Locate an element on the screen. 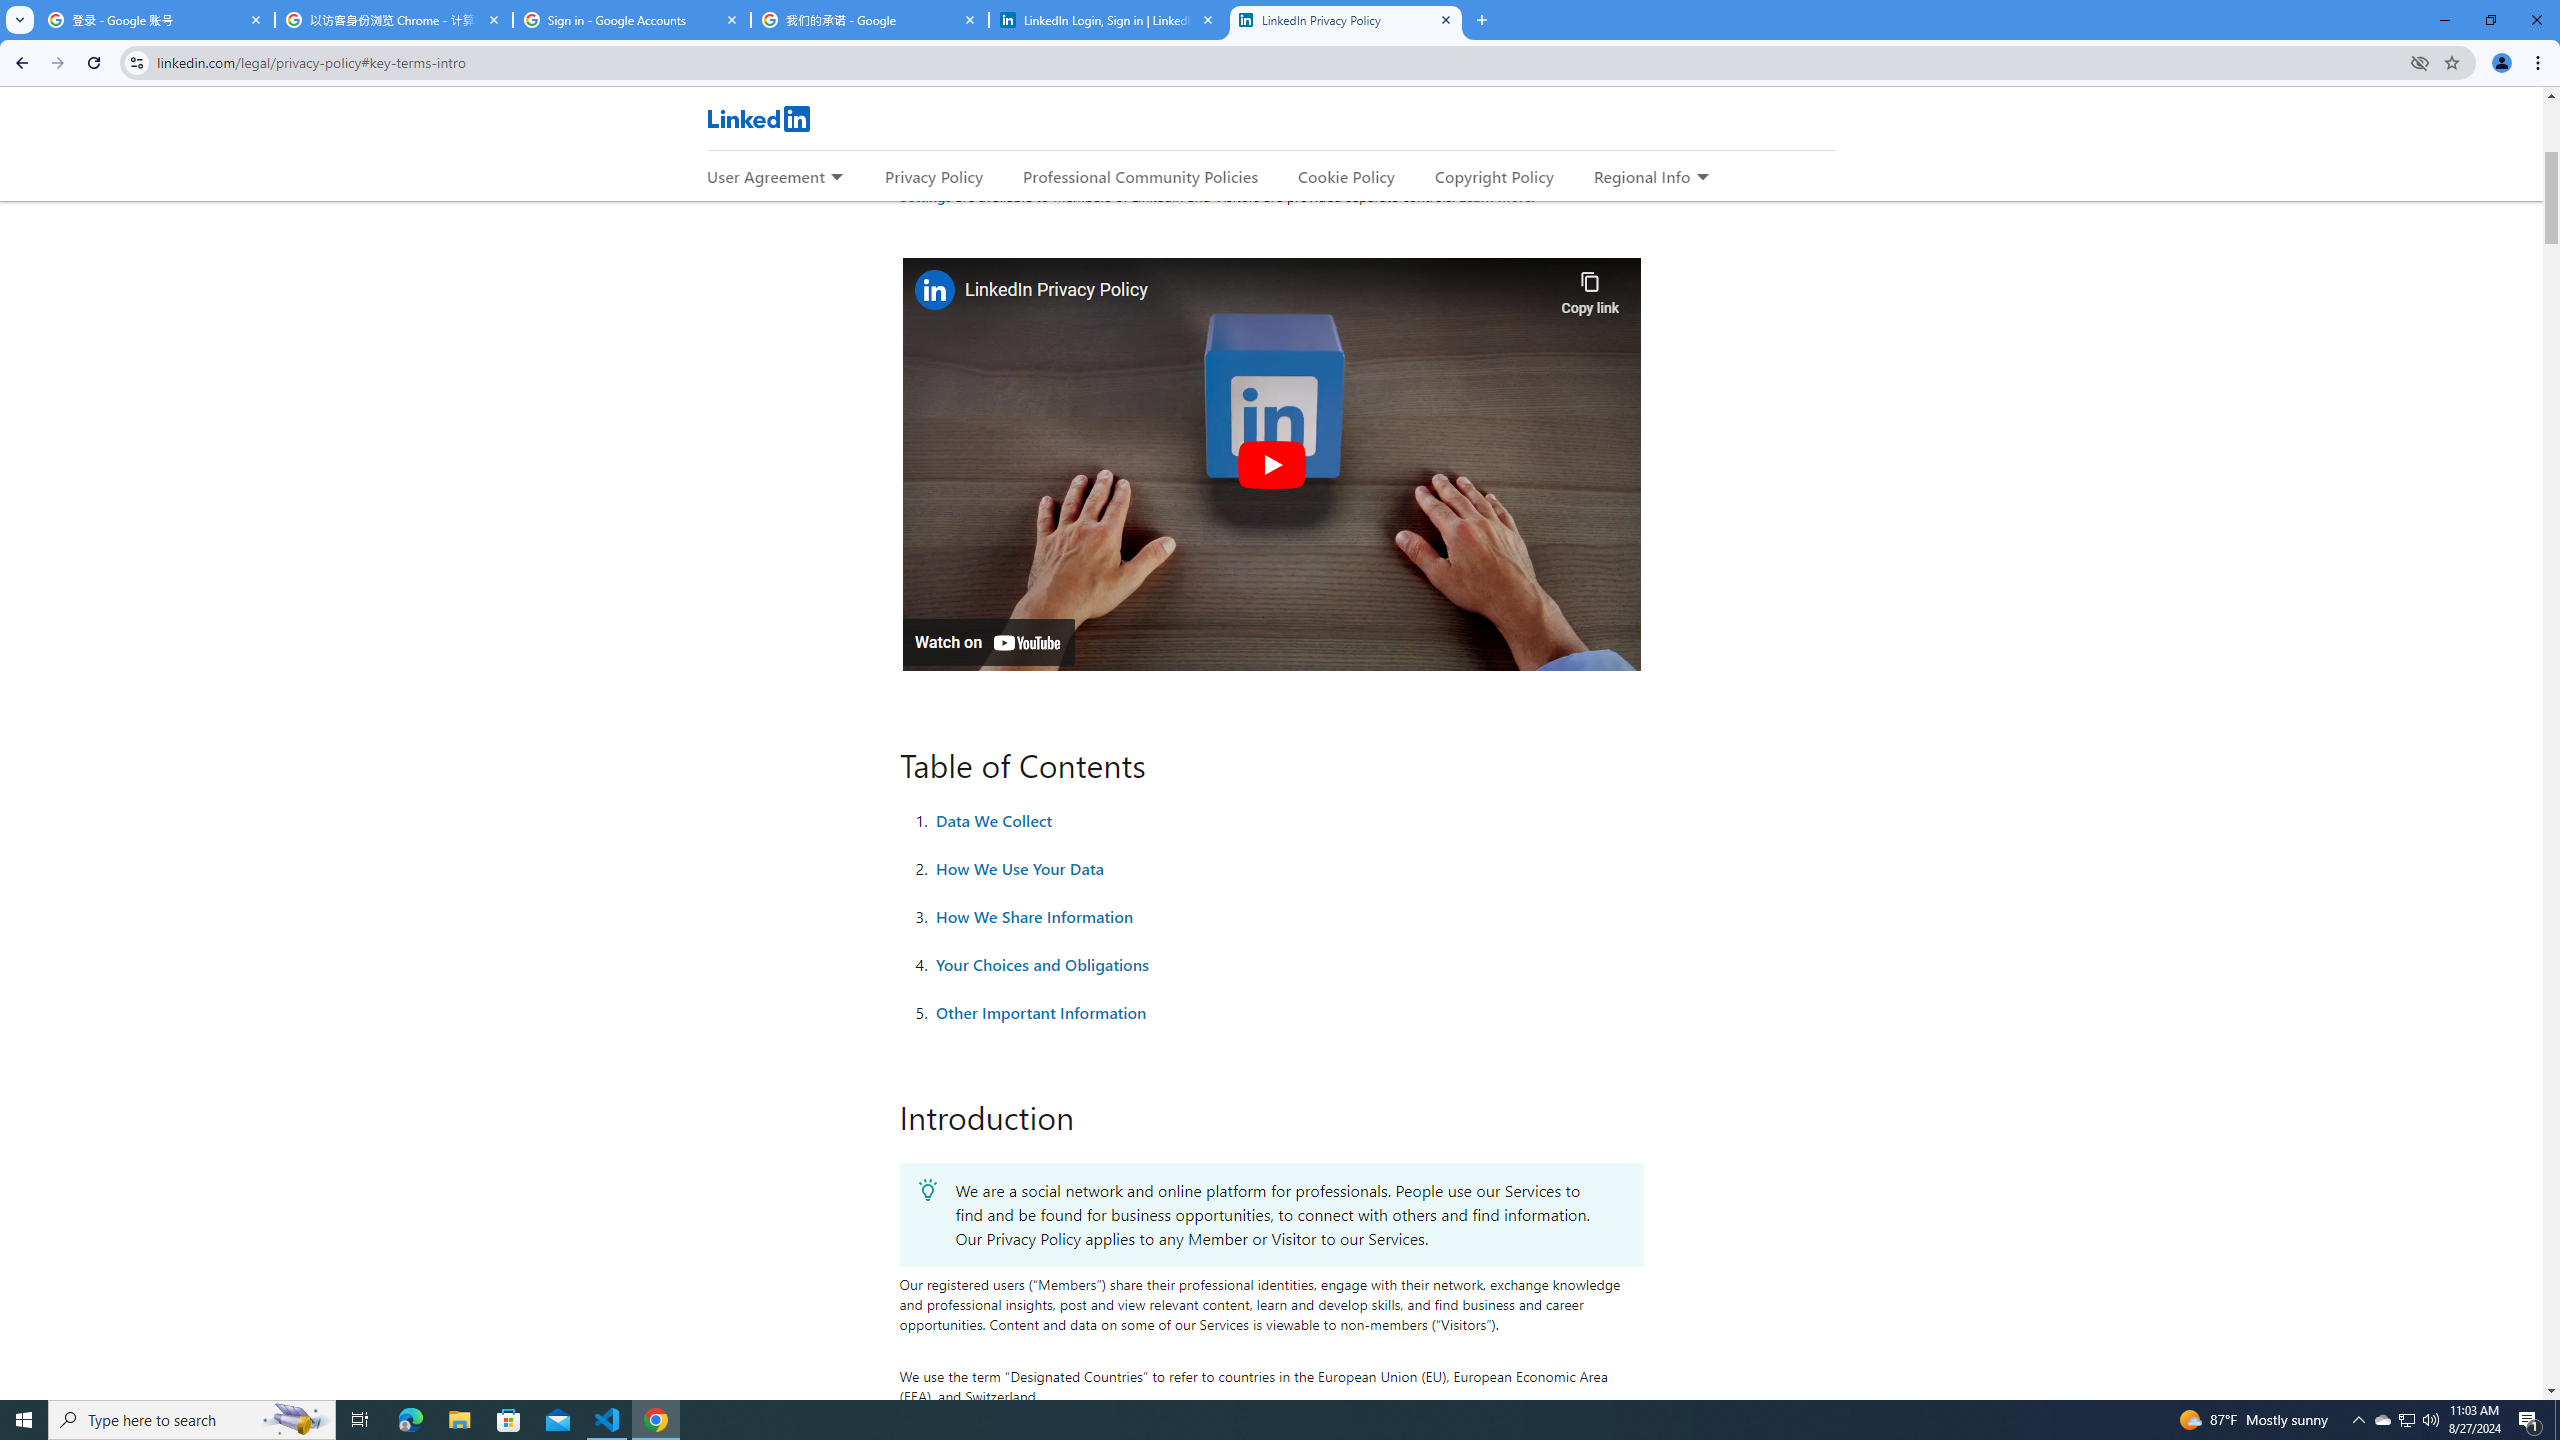 The image size is (2560, 1440). 'Copy link' is located at coordinates (1589, 287).